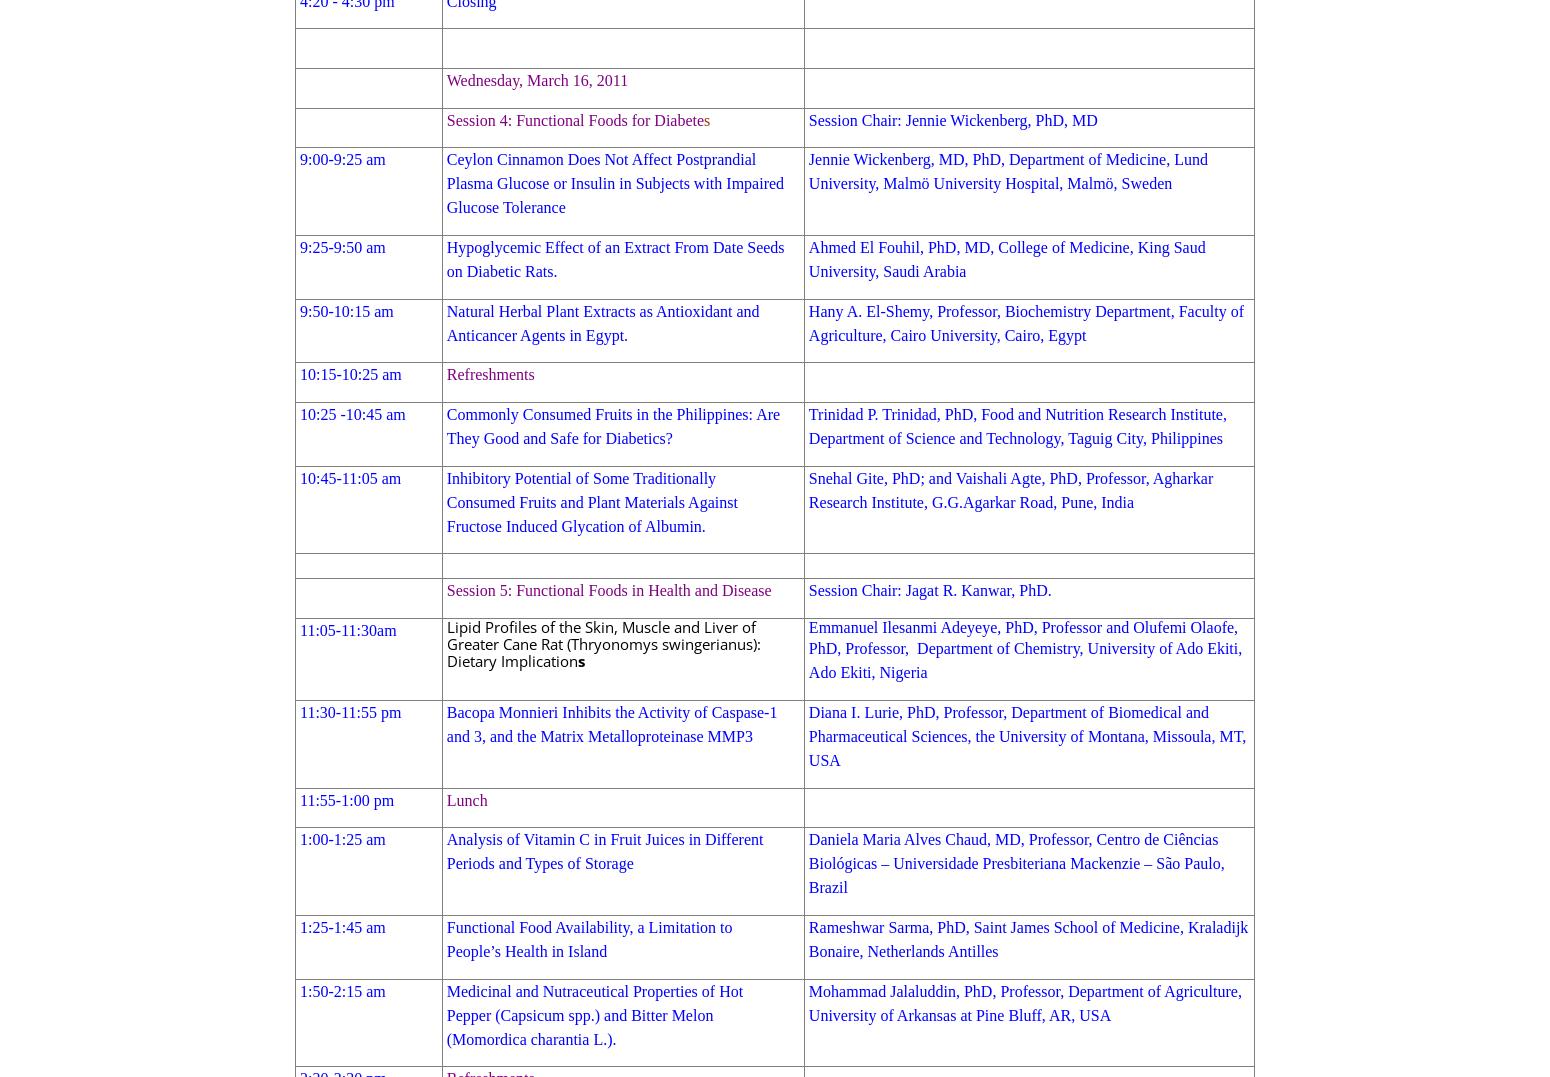 The image size is (1550, 1077). Describe the element at coordinates (465, 799) in the screenshot. I see `'Lunch'` at that location.